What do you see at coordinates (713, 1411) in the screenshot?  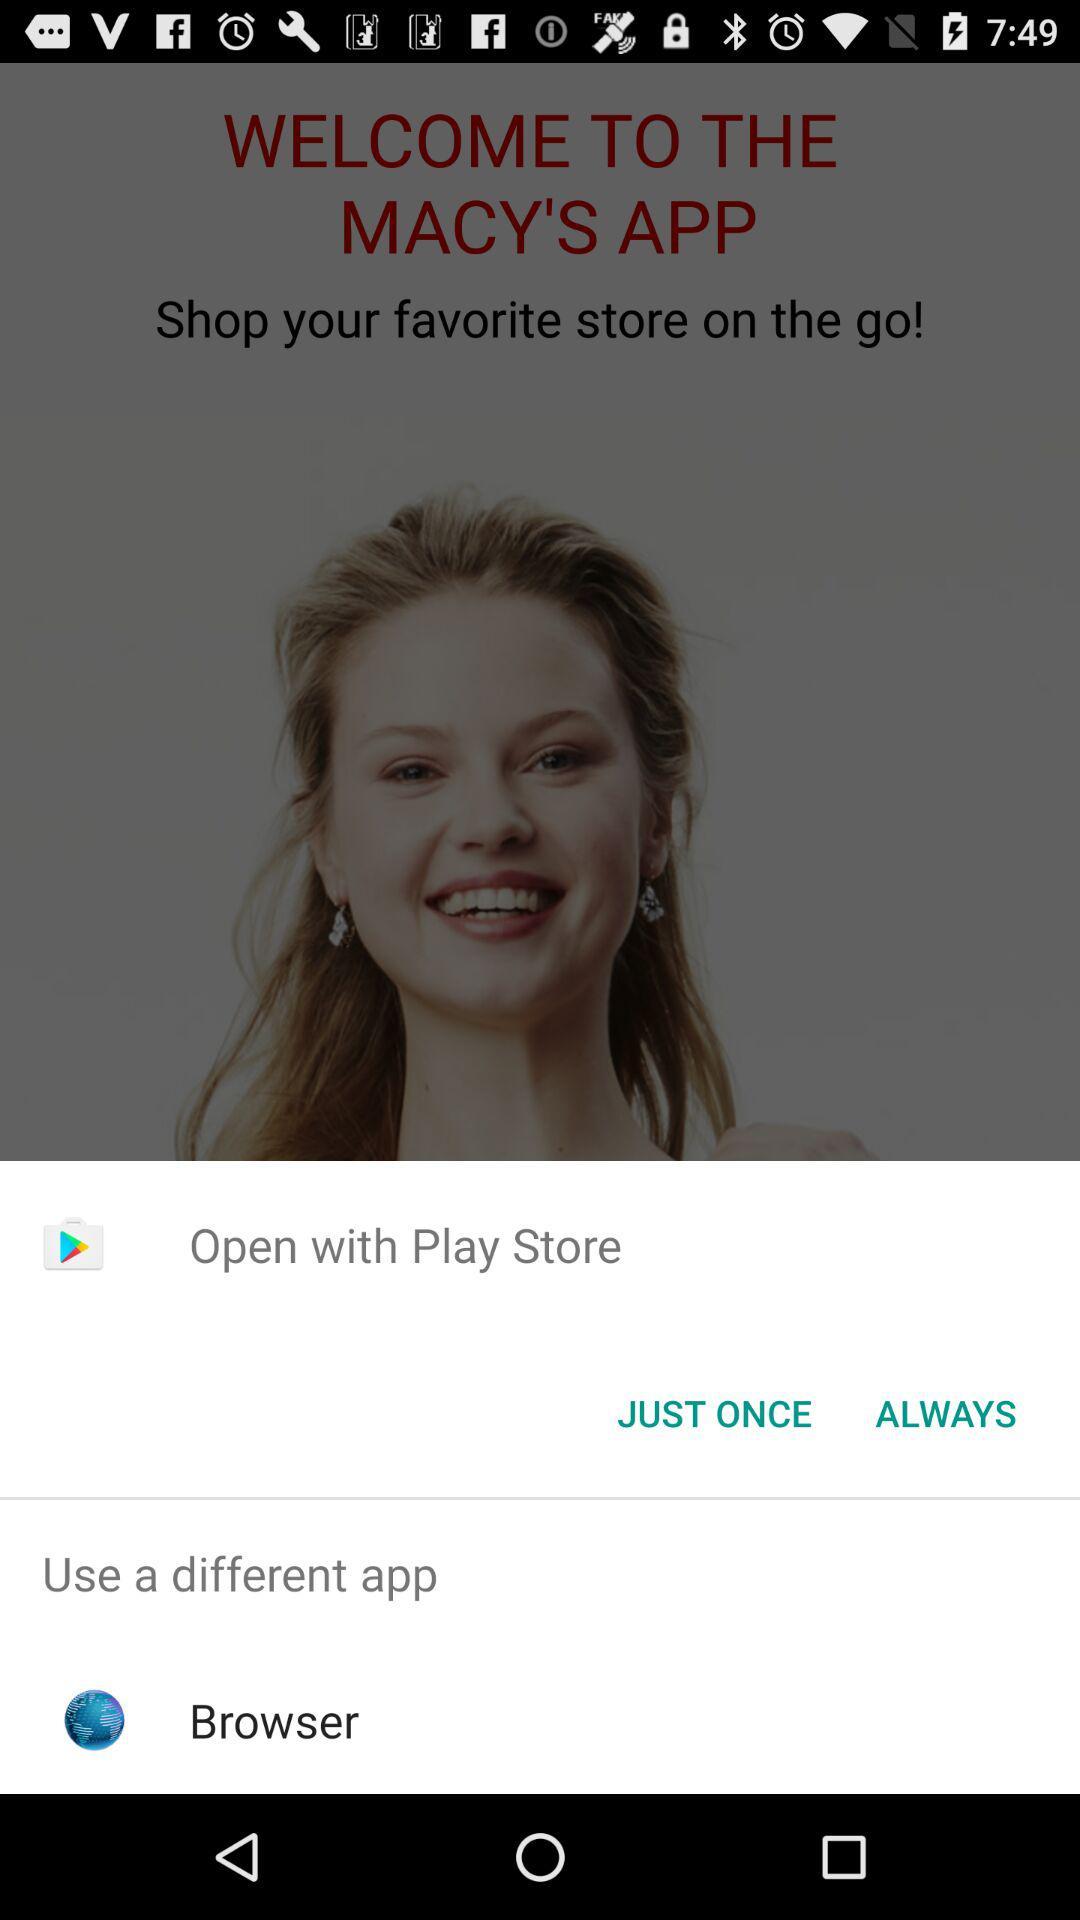 I see `the icon to the left of always` at bounding box center [713, 1411].